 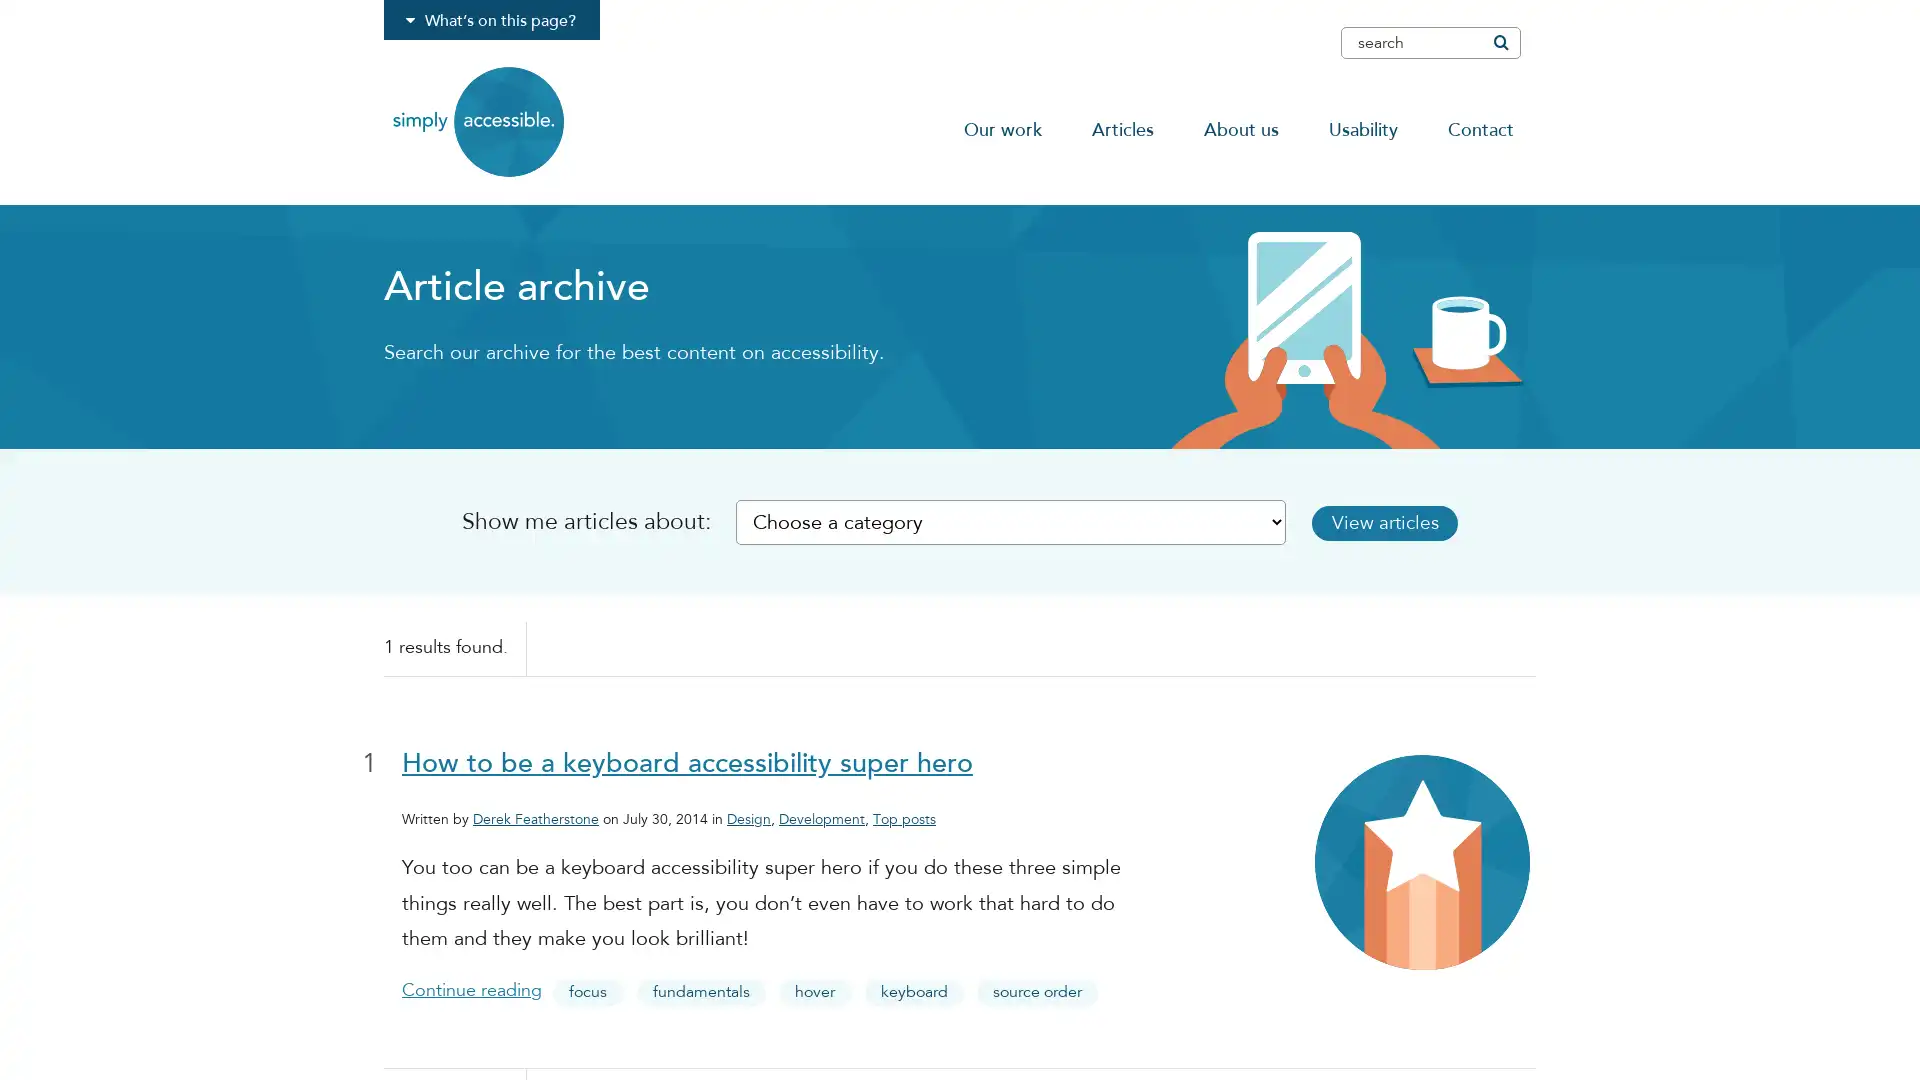 What do you see at coordinates (1419, 521) in the screenshot?
I see `View articles` at bounding box center [1419, 521].